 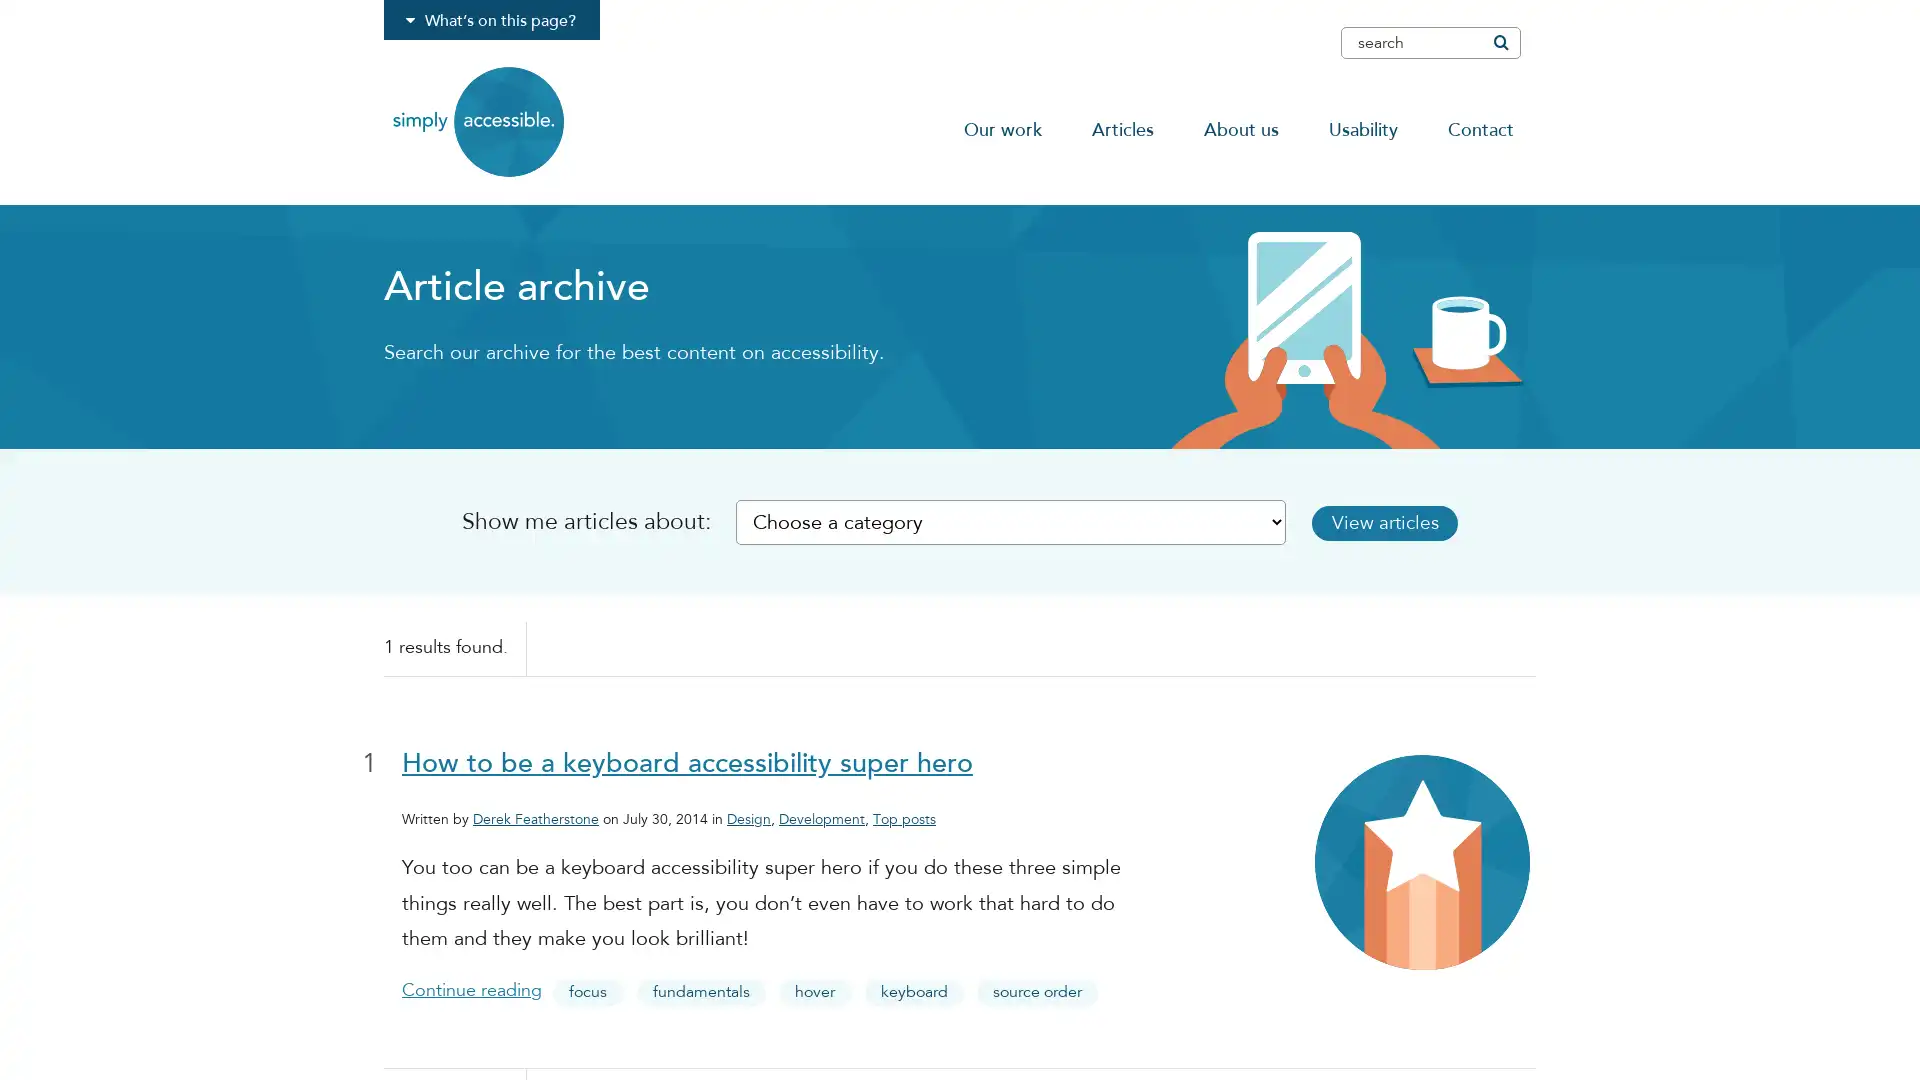 What do you see at coordinates (1419, 521) in the screenshot?
I see `View articles` at bounding box center [1419, 521].